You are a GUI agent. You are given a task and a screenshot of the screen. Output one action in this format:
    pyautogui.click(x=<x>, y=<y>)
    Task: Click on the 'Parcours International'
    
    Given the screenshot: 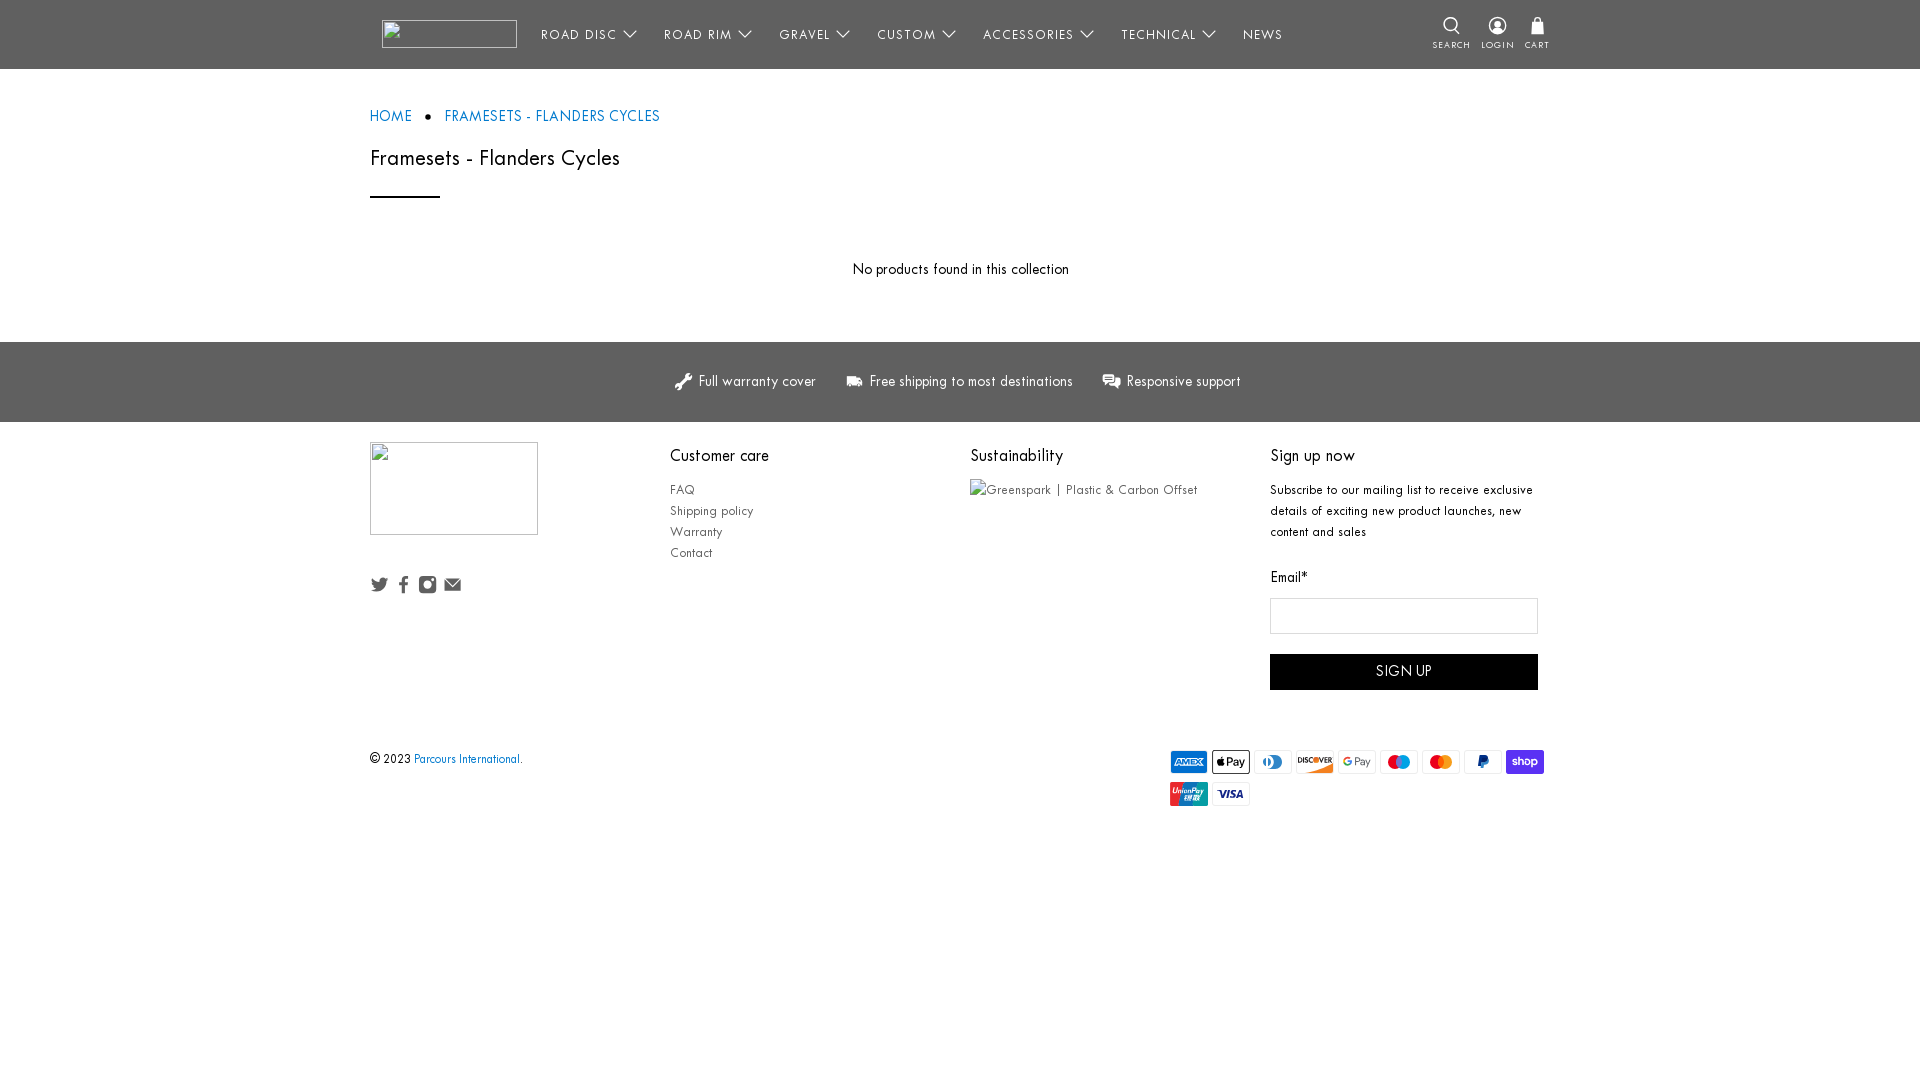 What is the action you would take?
    pyautogui.click(x=453, y=497)
    